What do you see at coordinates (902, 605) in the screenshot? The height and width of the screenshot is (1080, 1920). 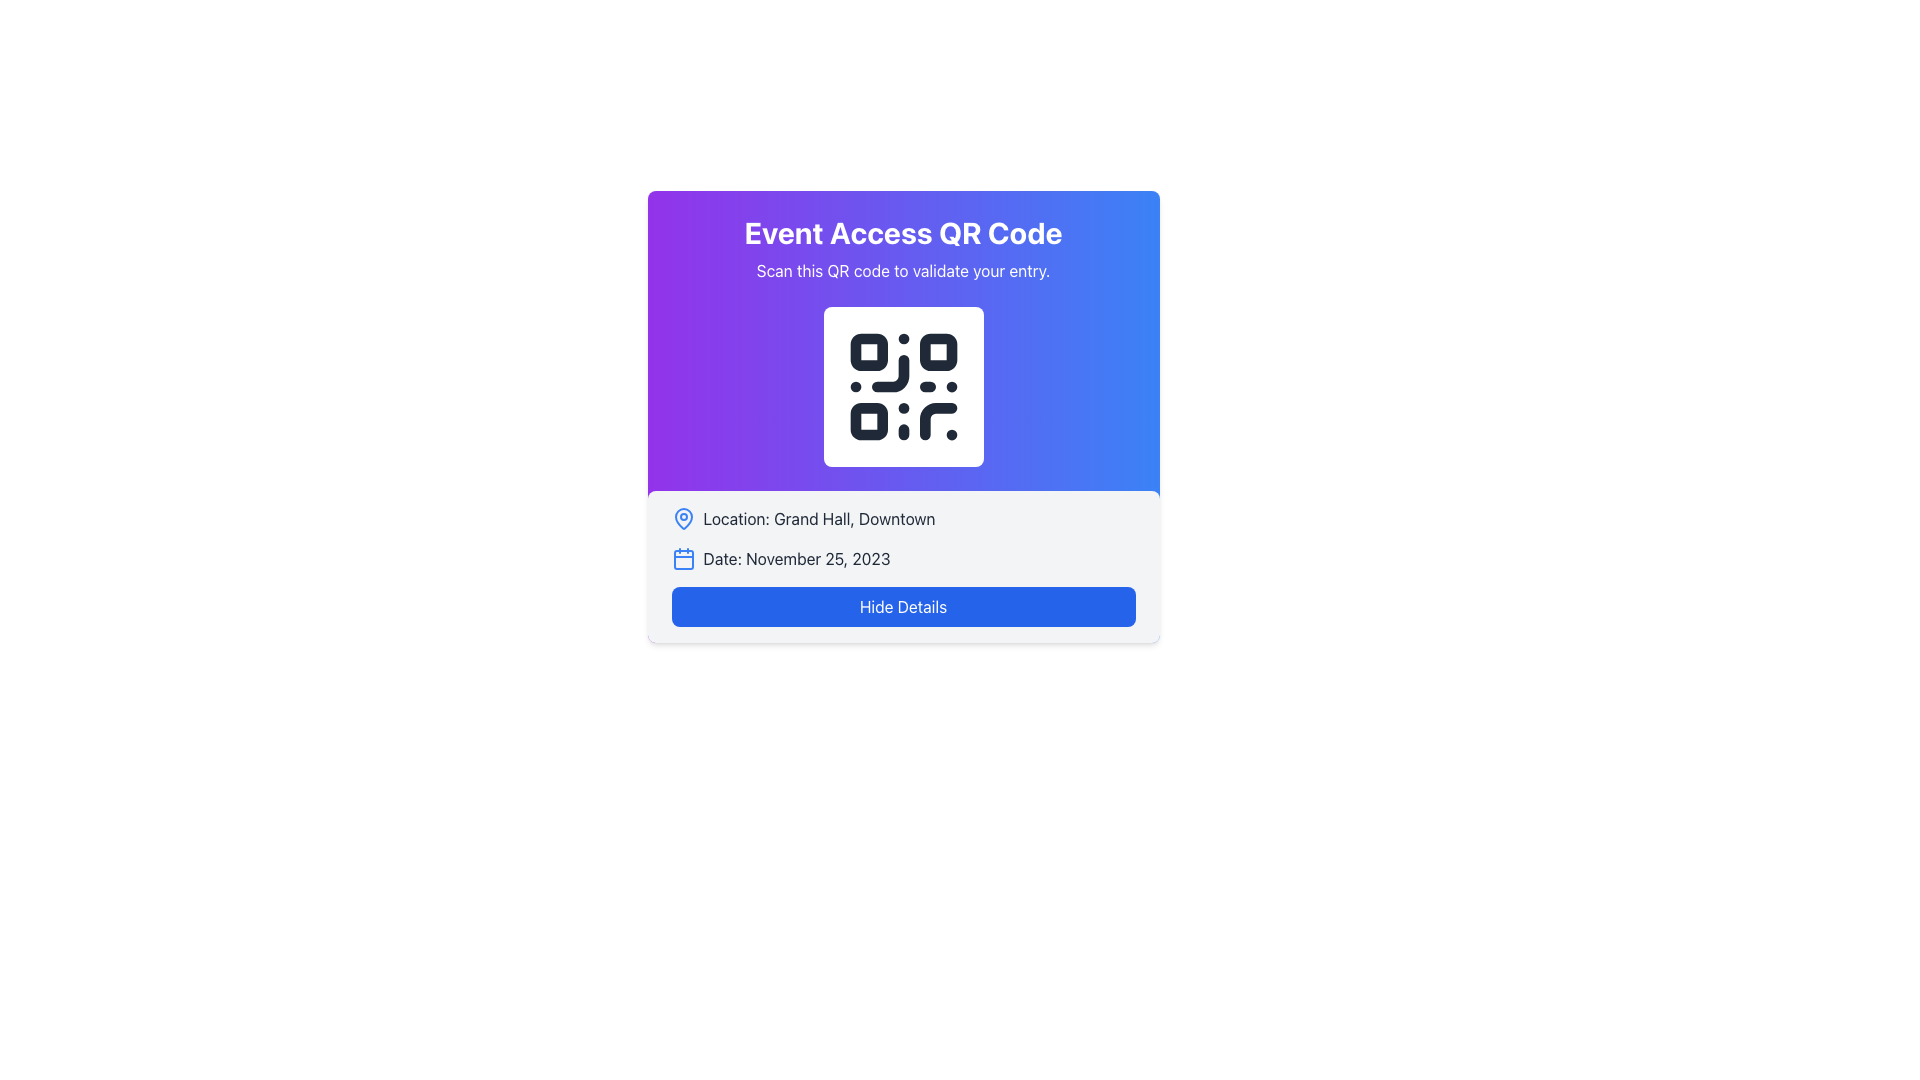 I see `the rectangular button with rounded corners, styled with a blue background and white text reading 'Hide Details', located at the bottom of the gray information panel to hide details` at bounding box center [902, 605].